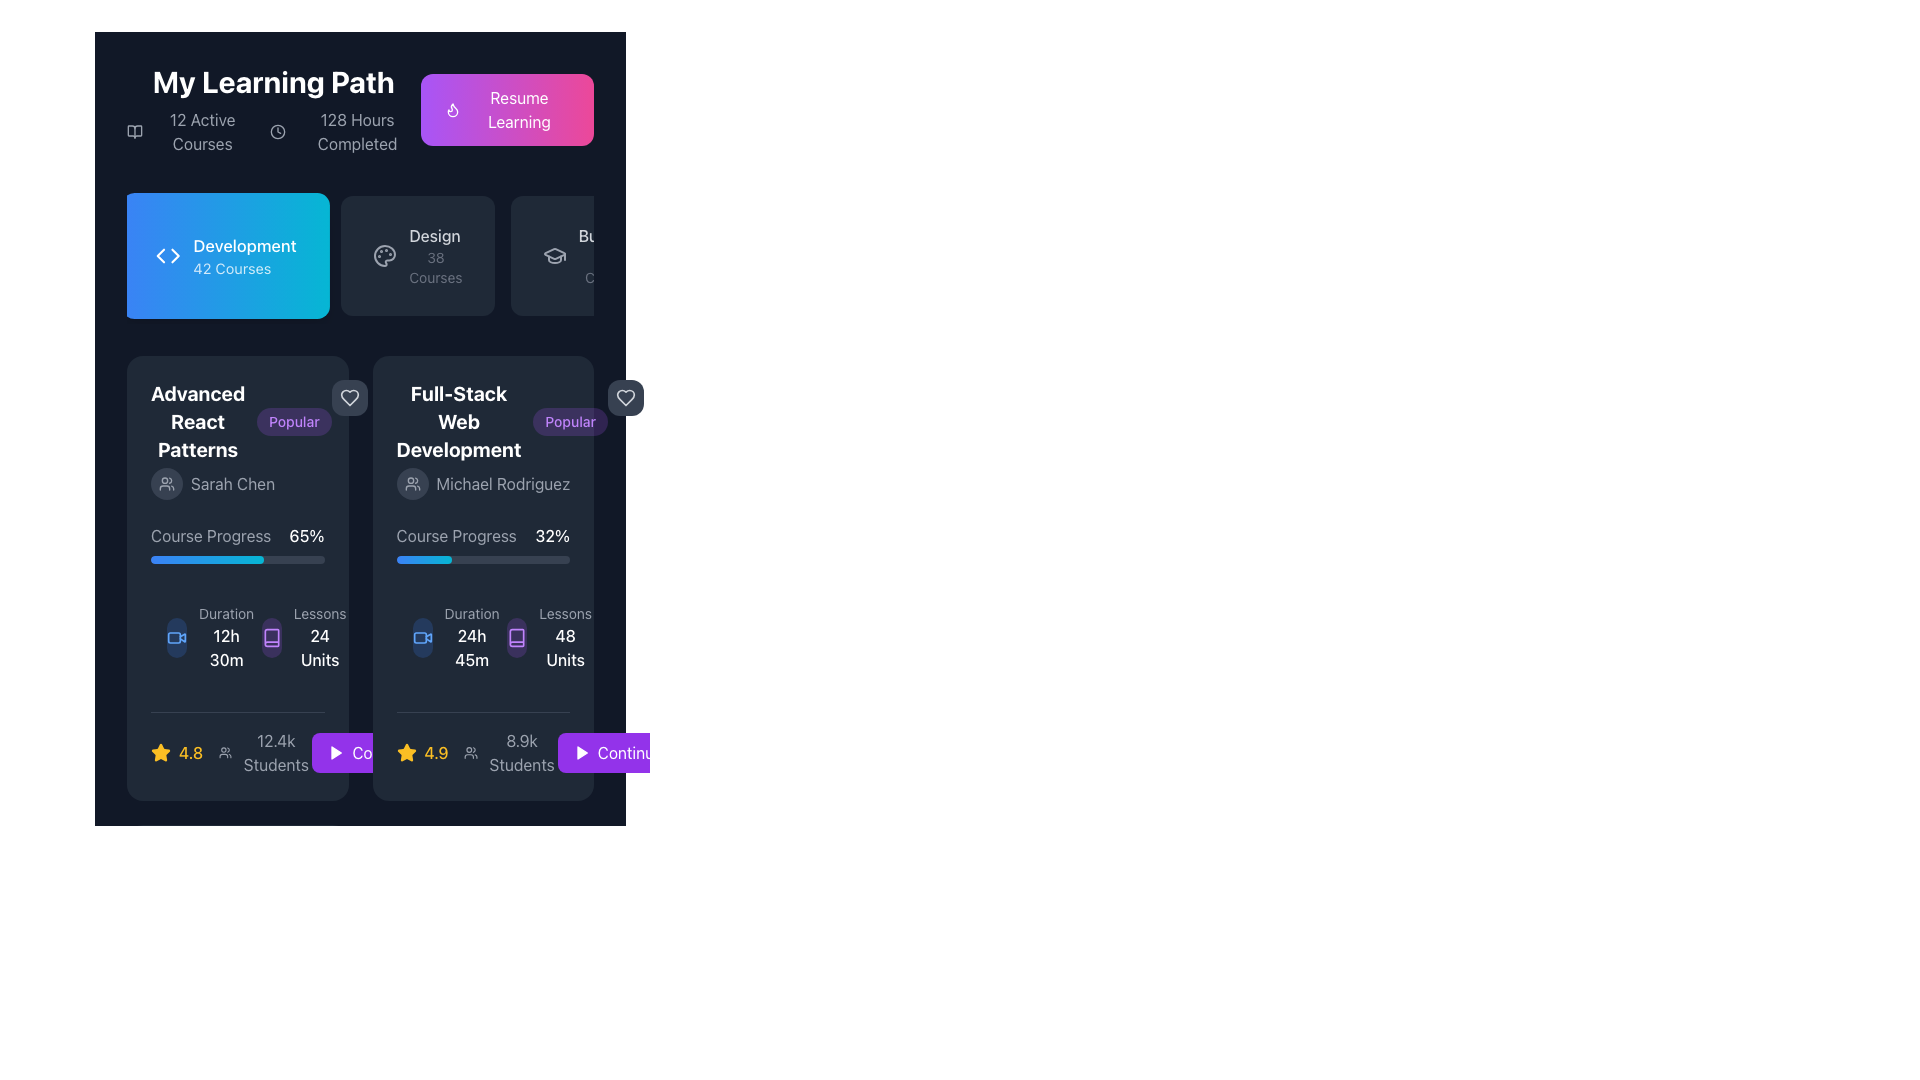 This screenshot has width=1920, height=1080. I want to click on the non-interactive video icon, represented as a blue outlined rectangle with a right-facing triangle cutout, located within the 'Full-Stack Web Development' card's duration section next to the time information ('24h 45m'), so click(421, 637).